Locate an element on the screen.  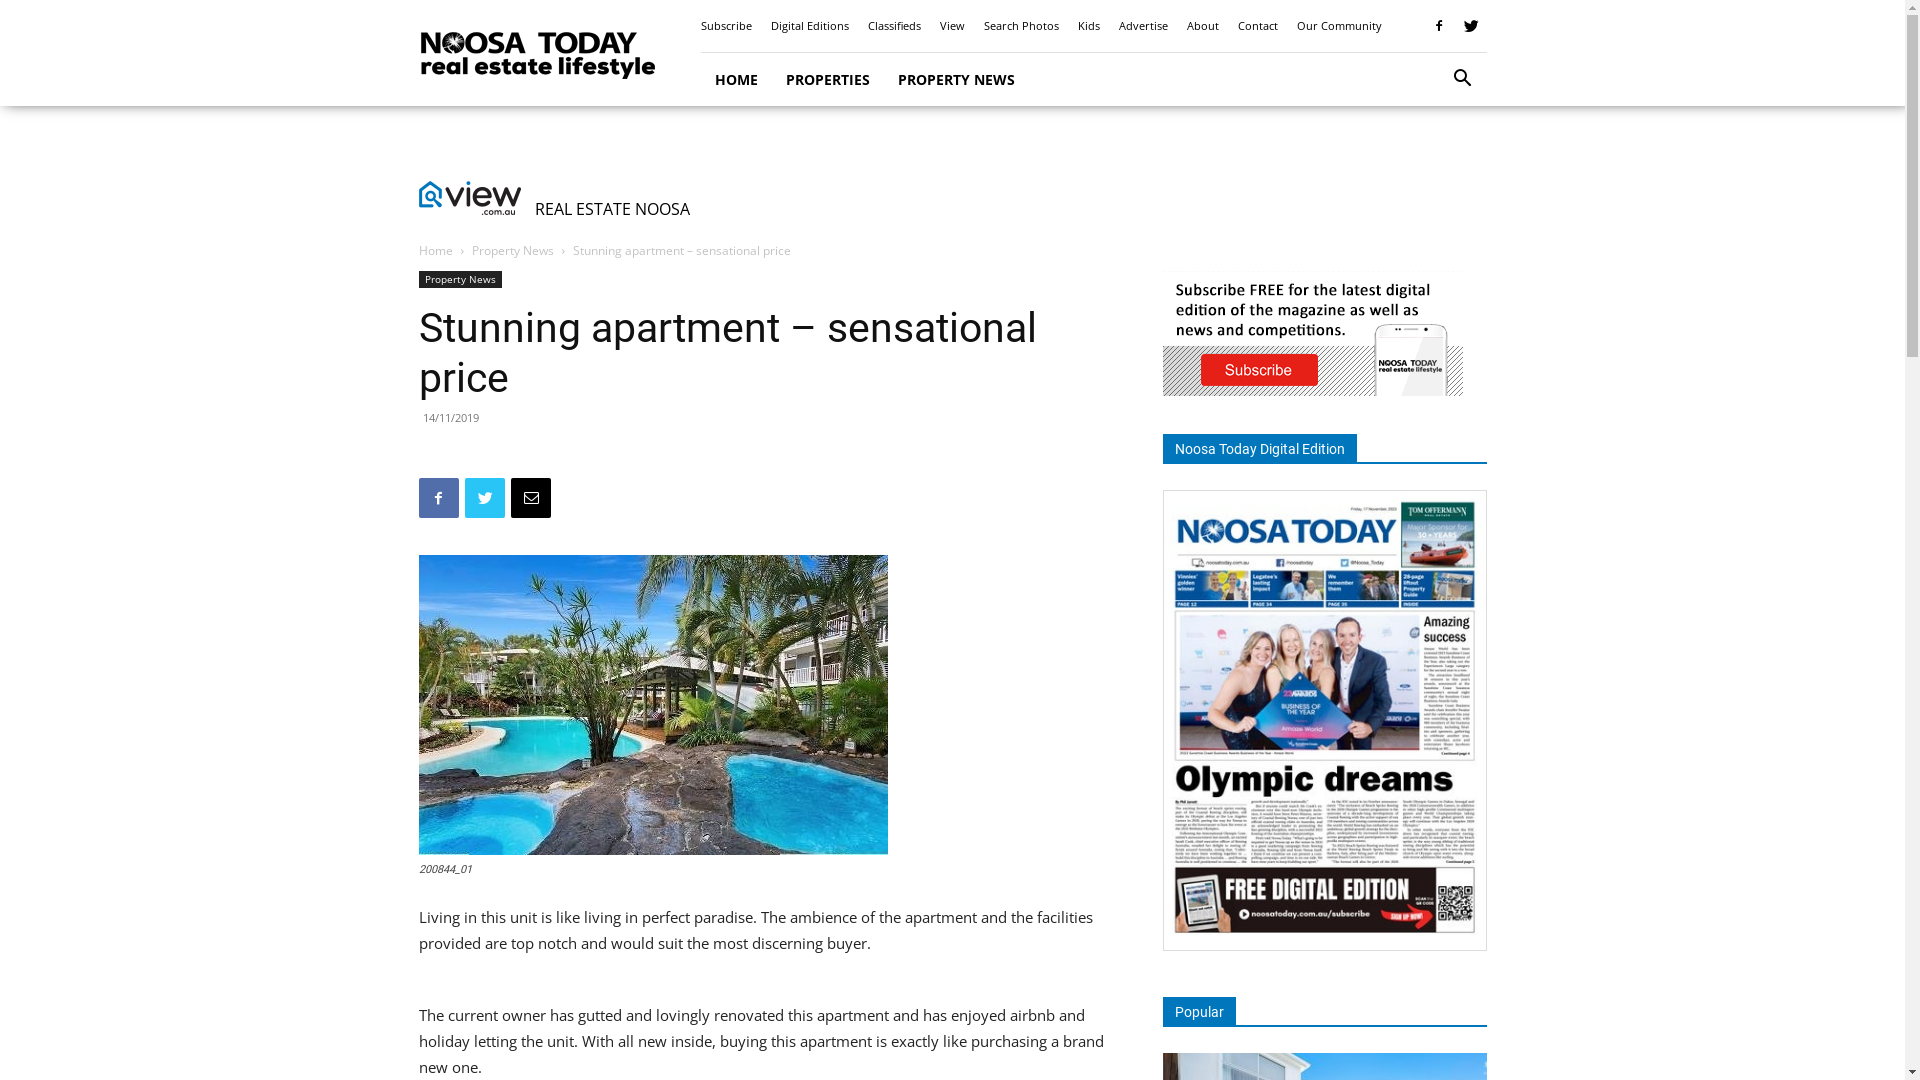
'Property News' is located at coordinates (458, 279).